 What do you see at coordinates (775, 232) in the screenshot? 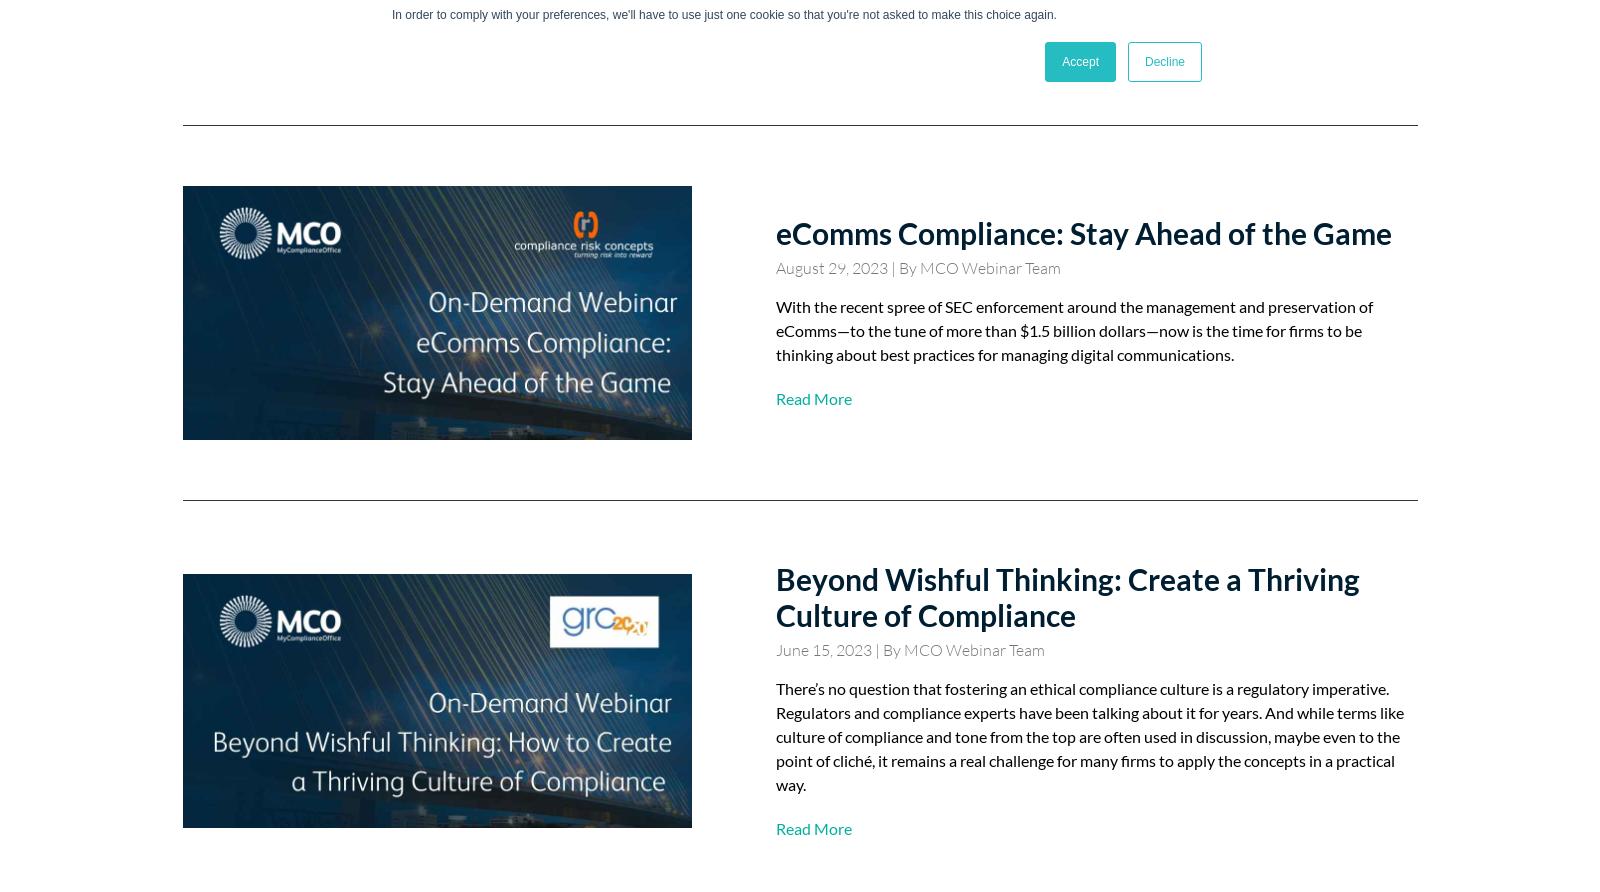
I see `'eComms Compliance: Stay Ahead of the Game'` at bounding box center [775, 232].